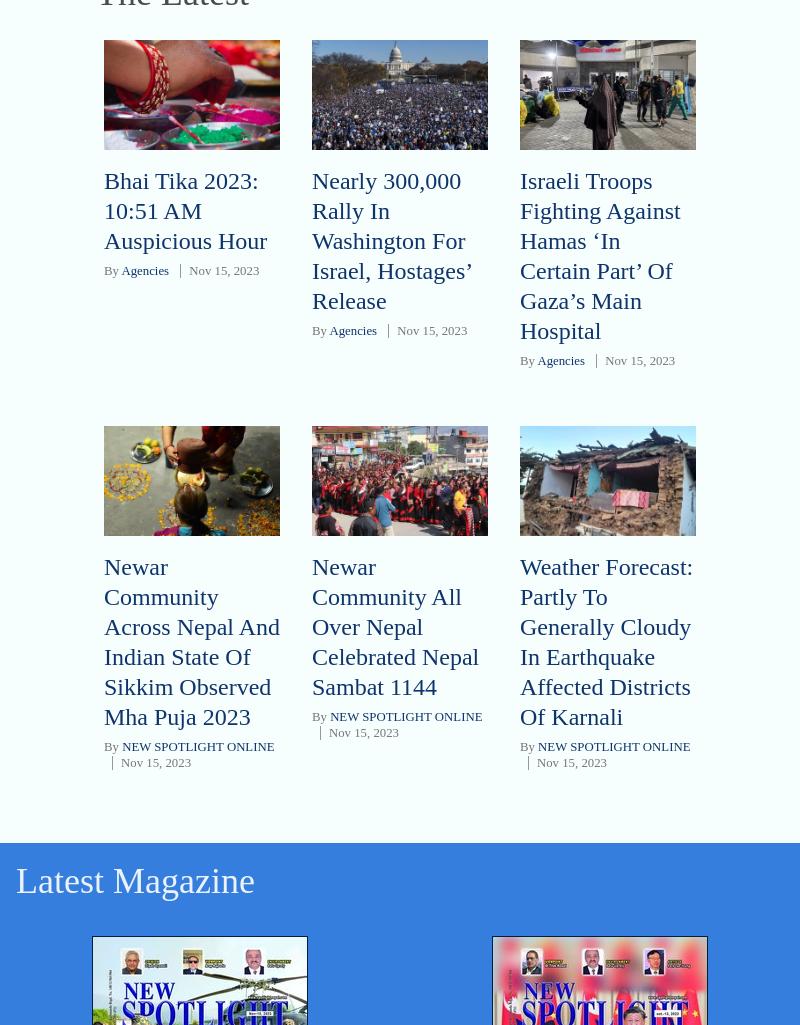 This screenshot has width=800, height=1025. I want to click on 'Weather Forecast: Partly To Generally Cloudy In Earthquake Affected Districts Of Karnali', so click(518, 640).